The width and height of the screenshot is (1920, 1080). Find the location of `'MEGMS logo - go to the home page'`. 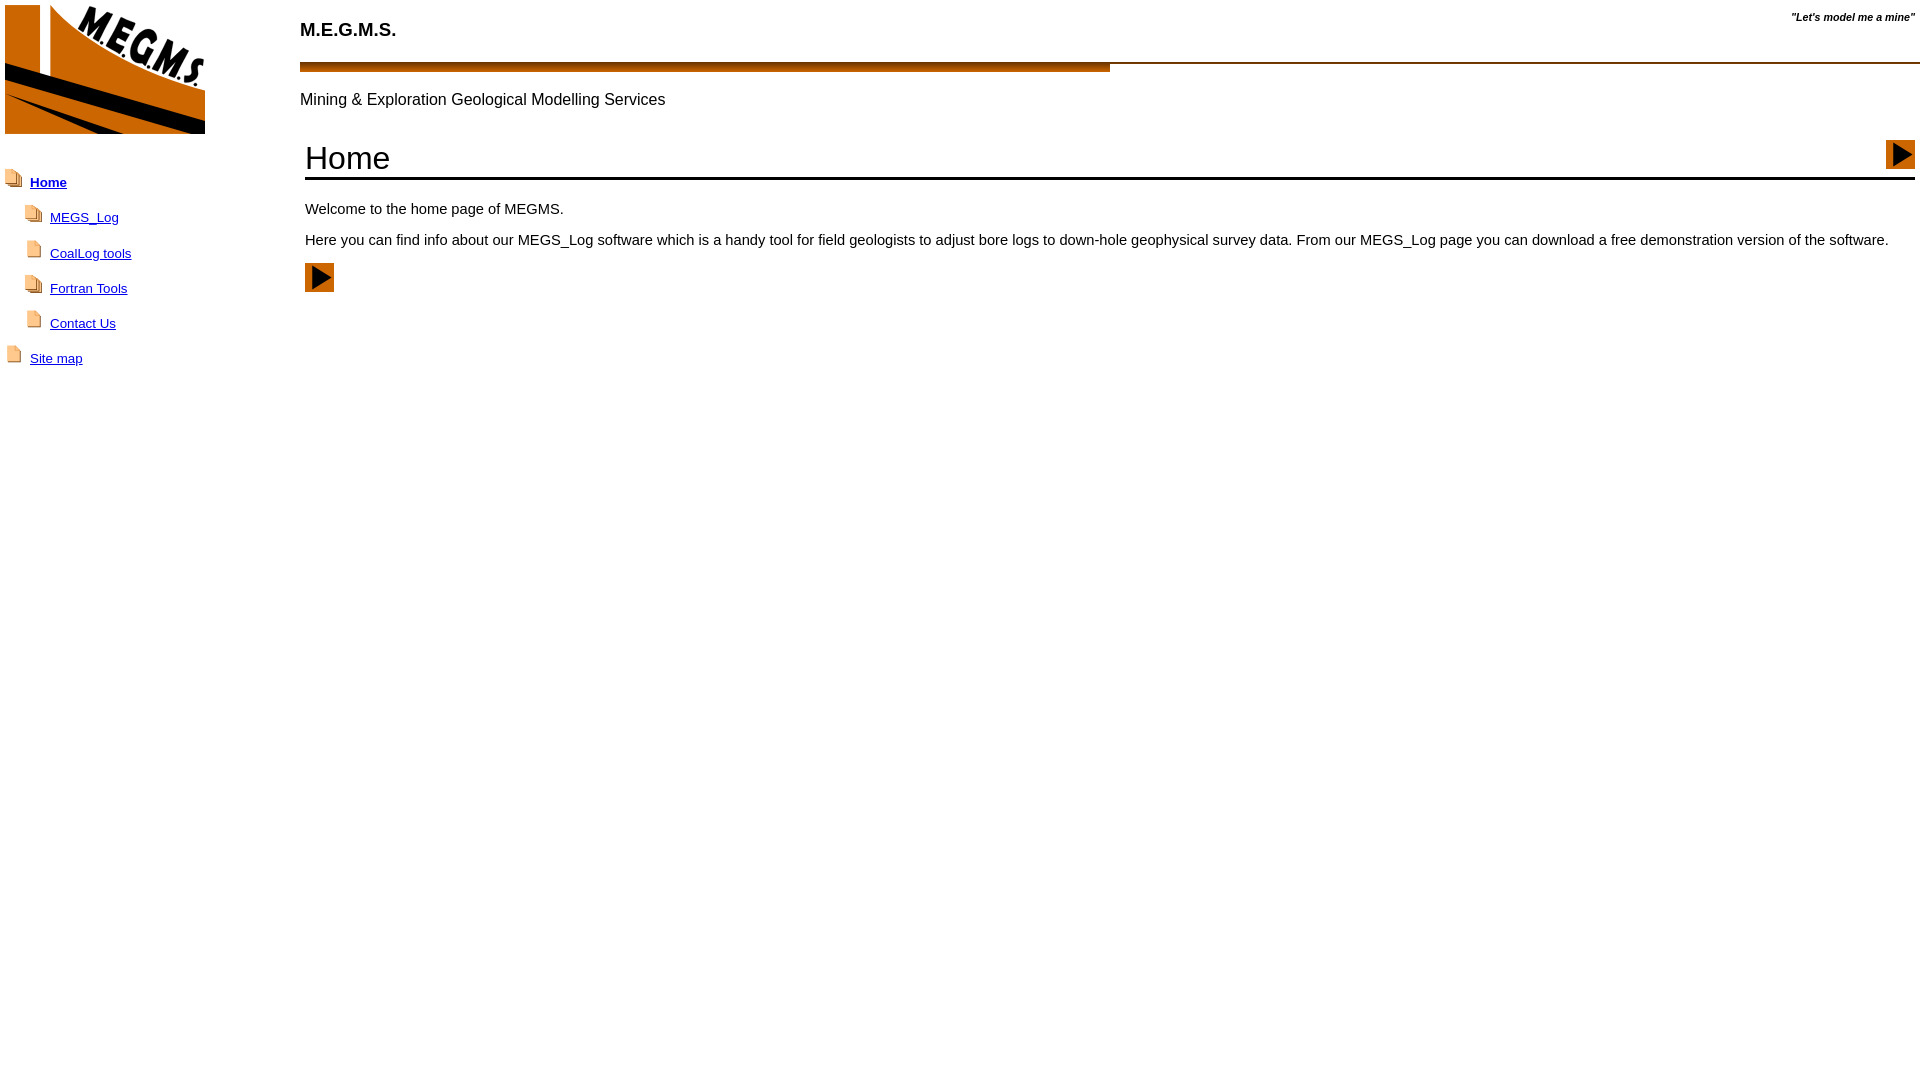

'MEGMS logo - go to the home page' is located at coordinates (4, 69).